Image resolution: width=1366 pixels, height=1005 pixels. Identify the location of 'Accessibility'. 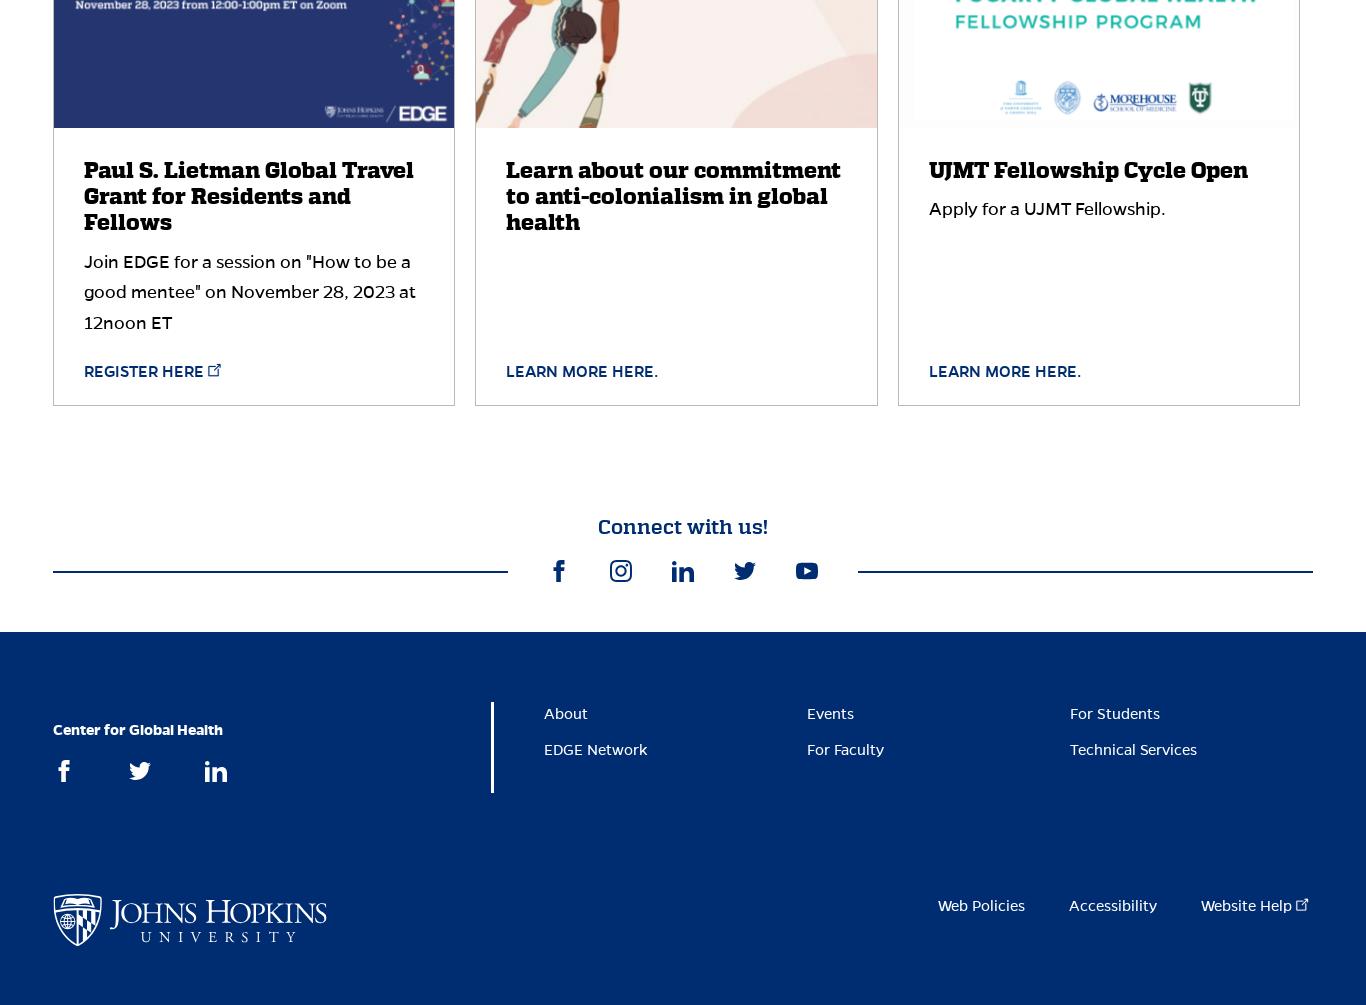
(1111, 905).